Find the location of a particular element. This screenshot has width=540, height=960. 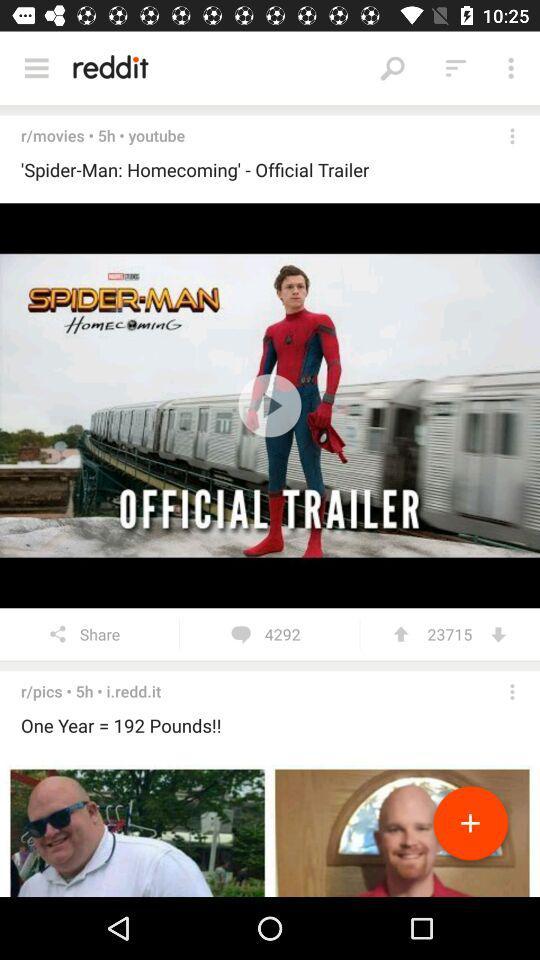

get more info is located at coordinates (512, 692).